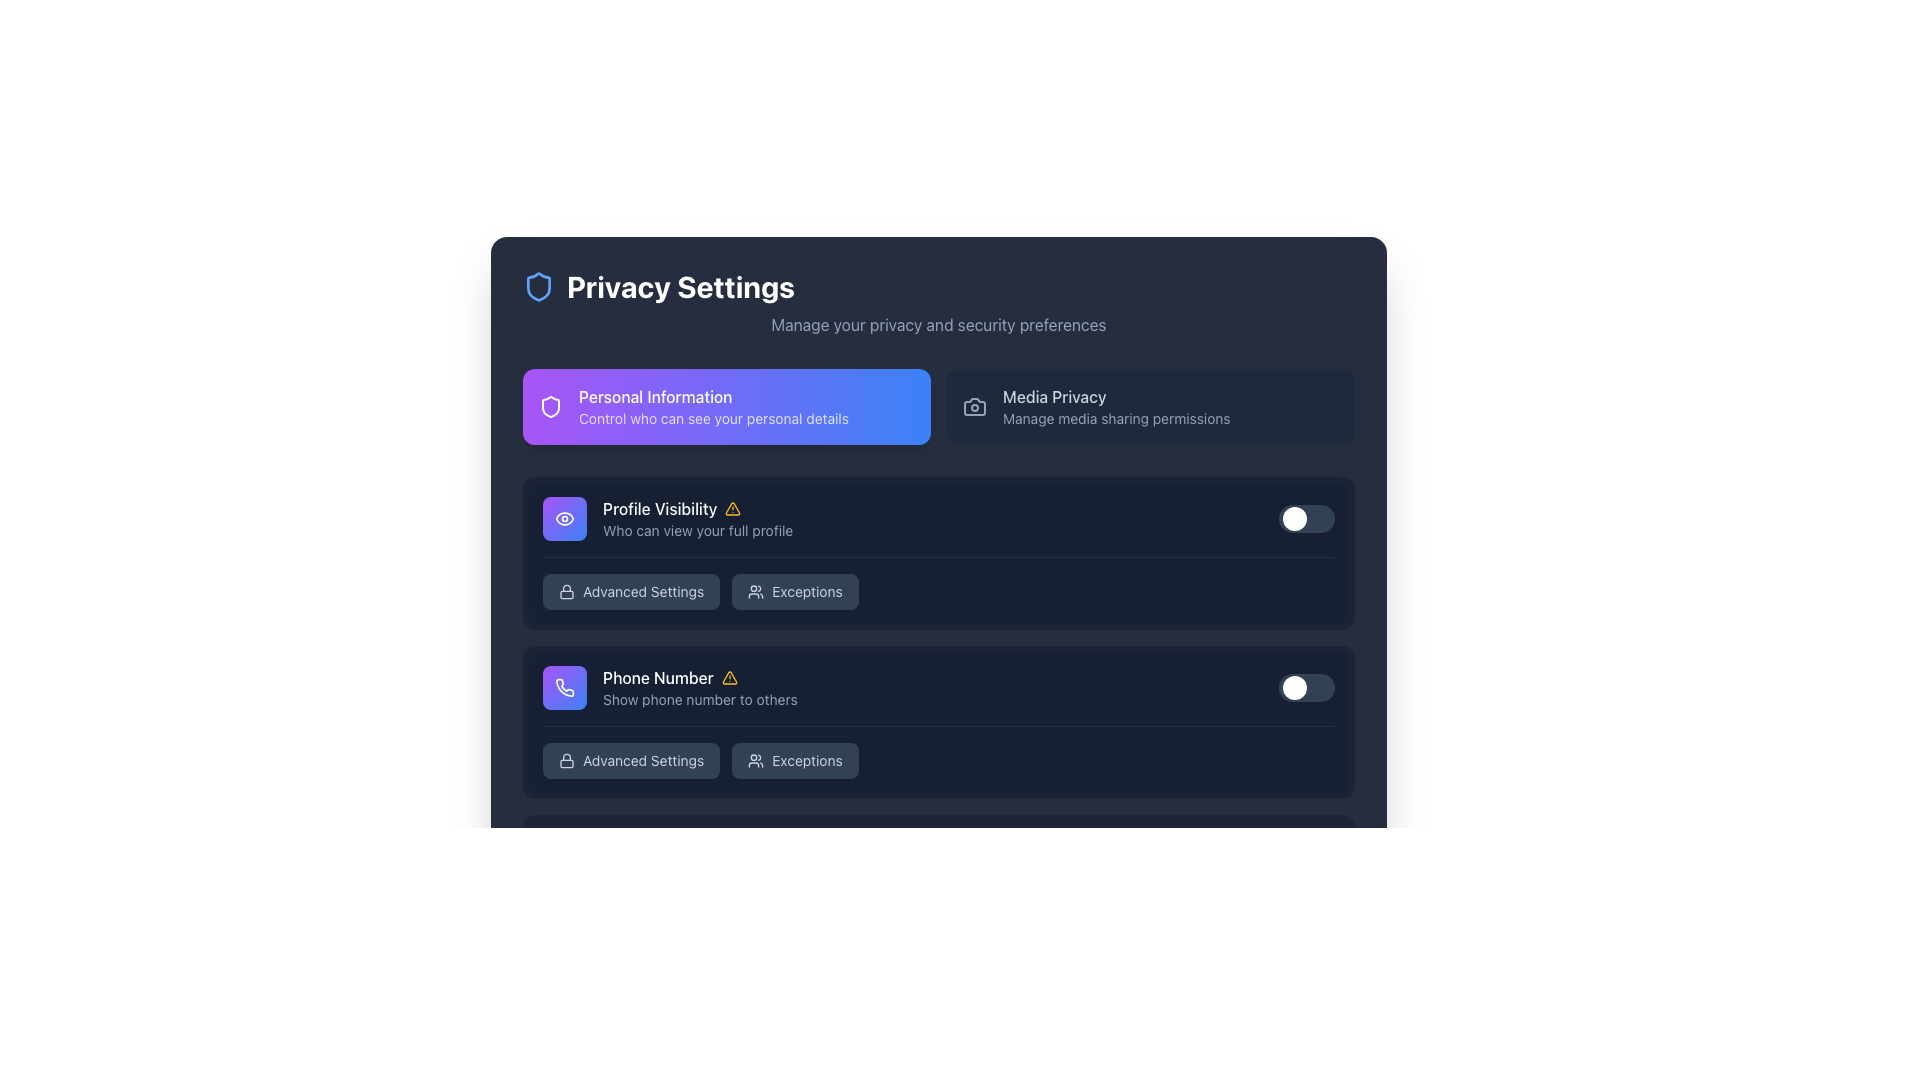 The width and height of the screenshot is (1920, 1080). Describe the element at coordinates (551, 406) in the screenshot. I see `the 'Personal Information' icon located at the top-left corner of the 'Personal Information' card by clicking on it` at that location.